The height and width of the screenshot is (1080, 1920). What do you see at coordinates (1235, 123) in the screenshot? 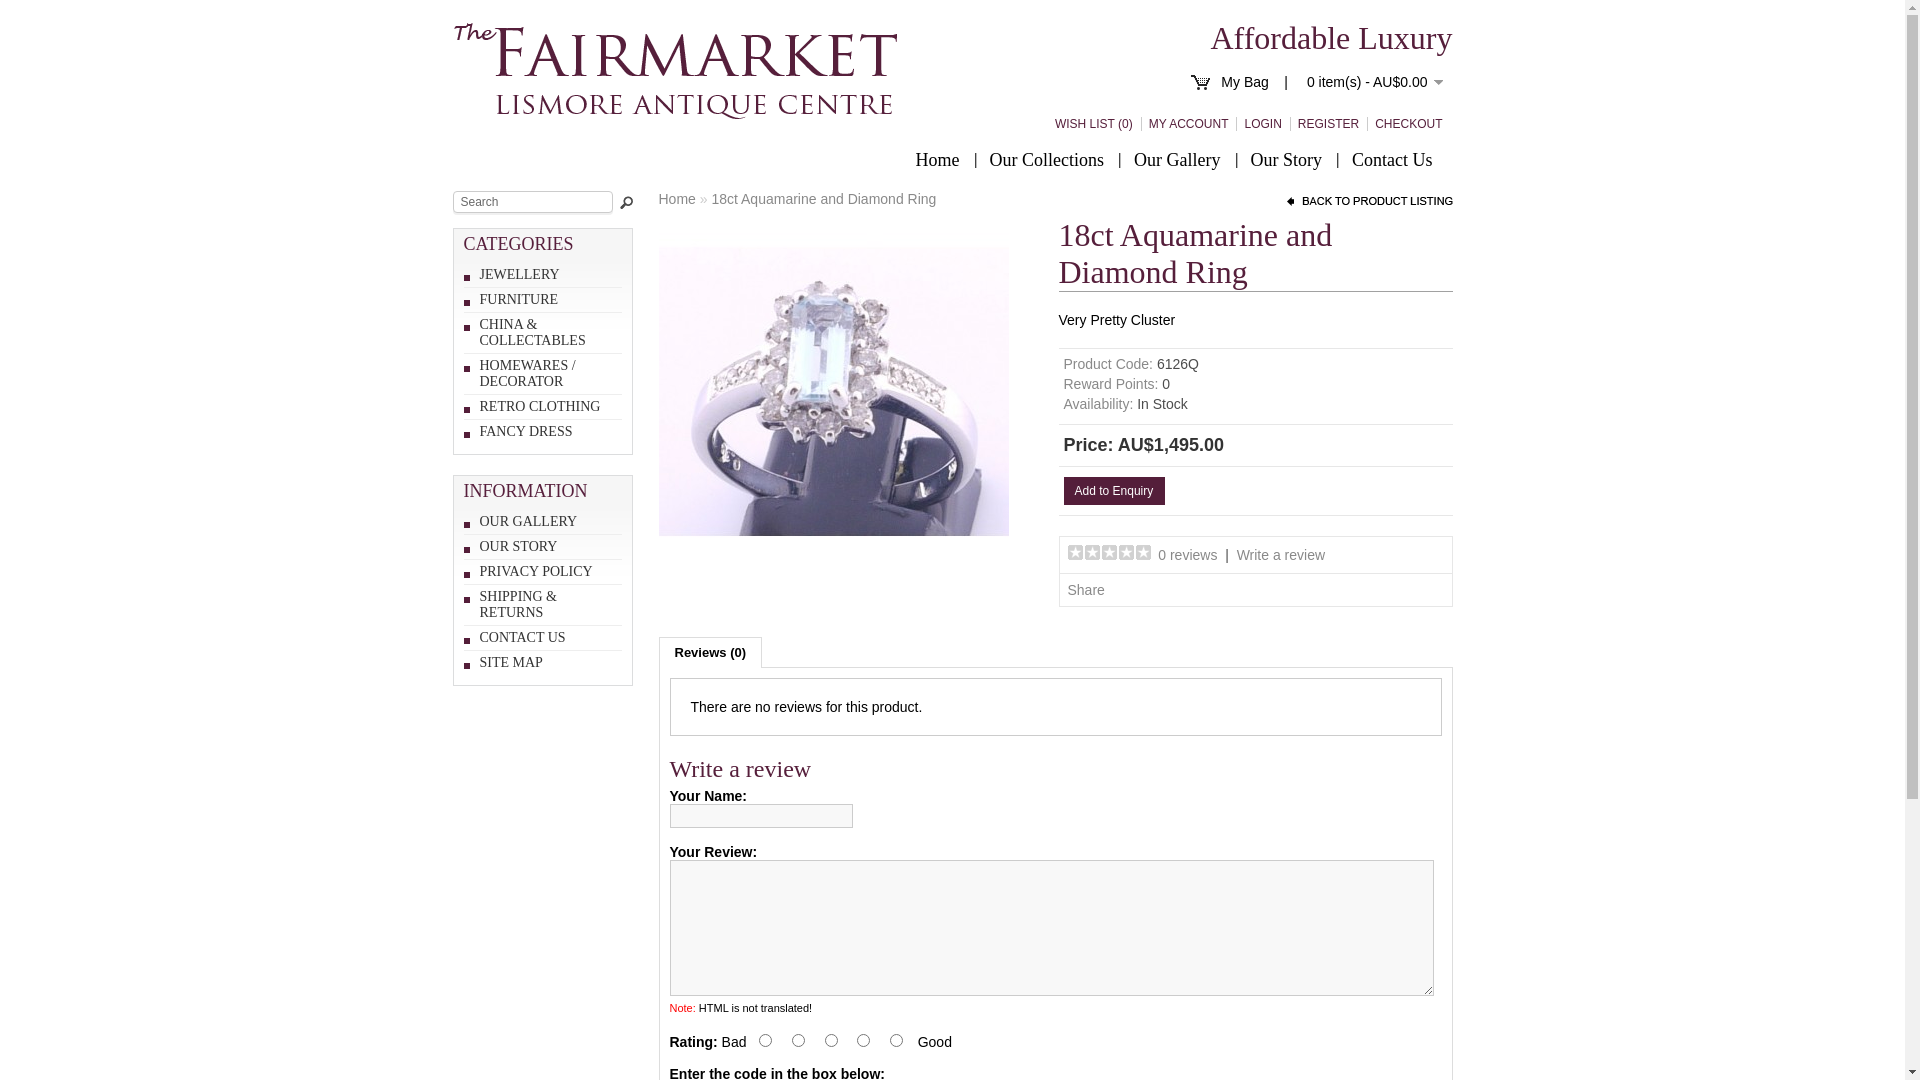
I see `'LOGIN'` at bounding box center [1235, 123].